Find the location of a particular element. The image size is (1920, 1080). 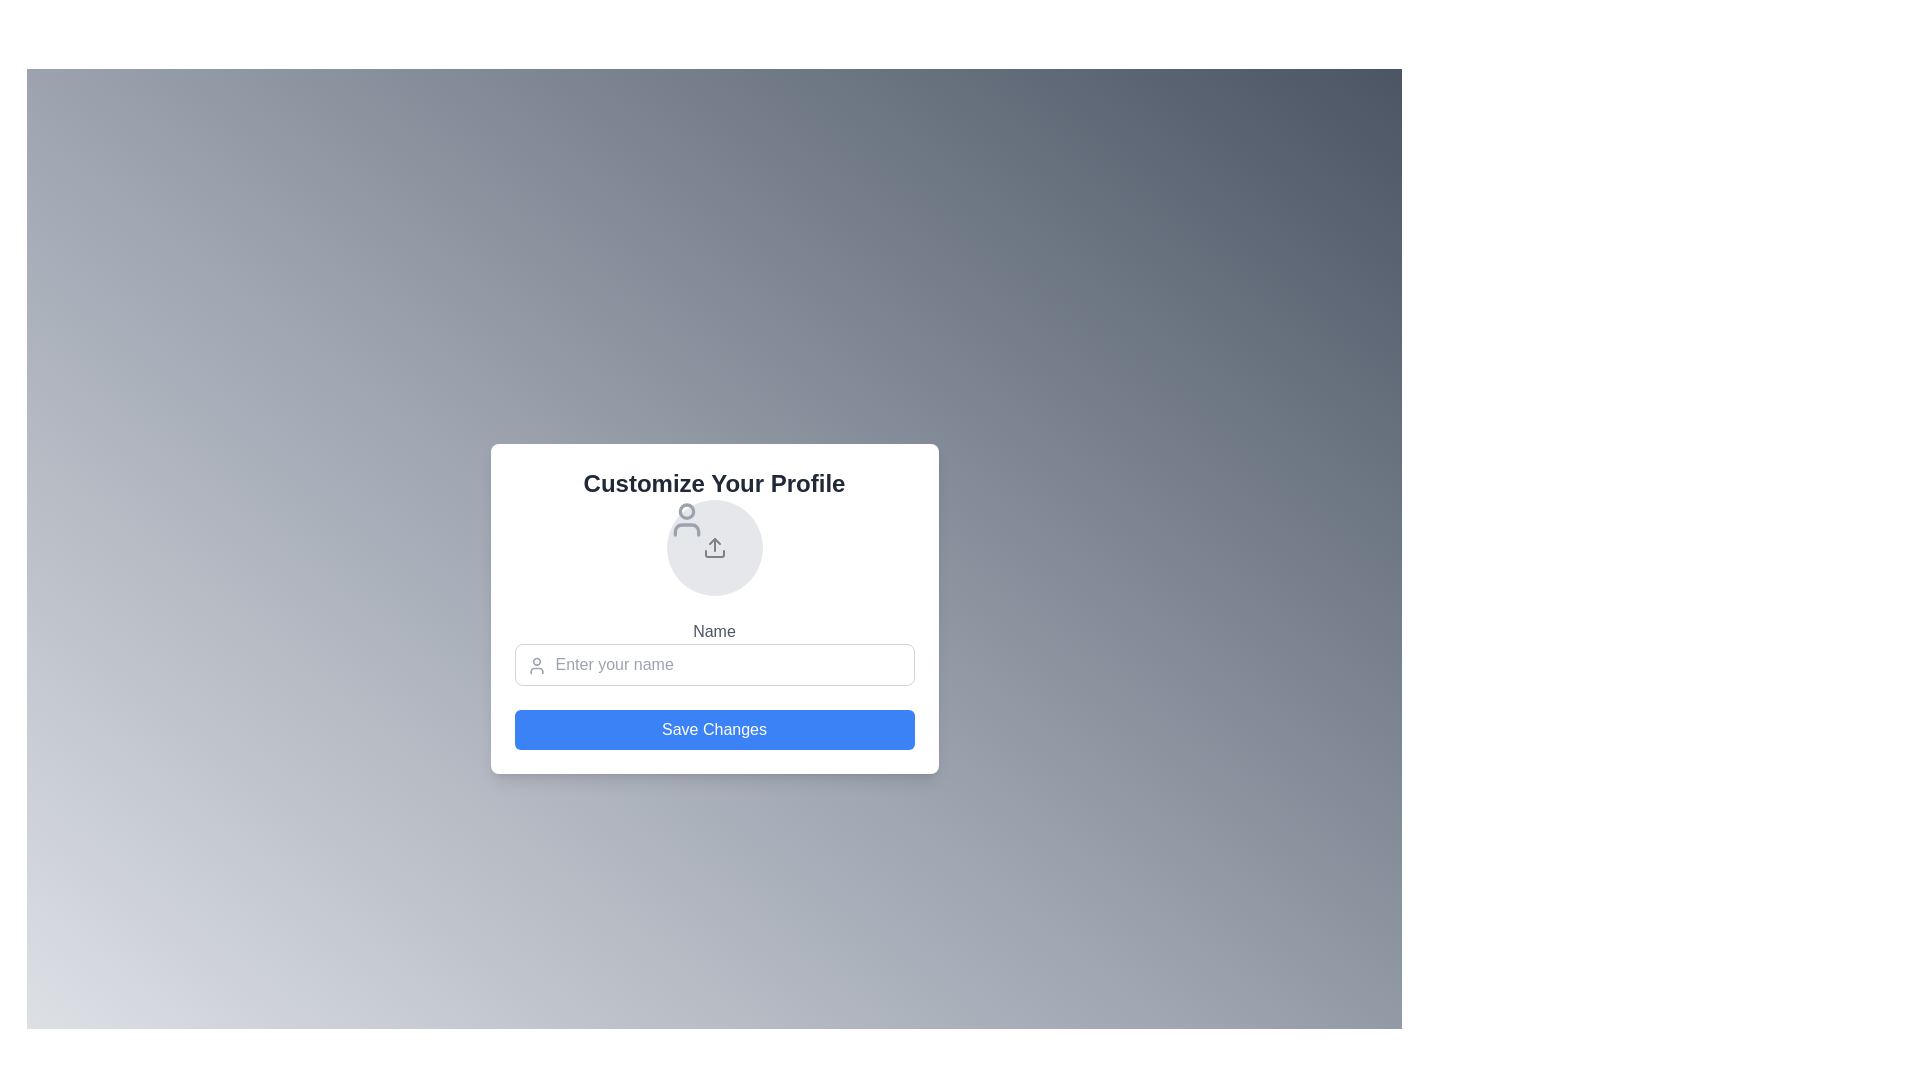

the 'Confirm' button located at the lower center of the modal dialog is located at coordinates (714, 729).